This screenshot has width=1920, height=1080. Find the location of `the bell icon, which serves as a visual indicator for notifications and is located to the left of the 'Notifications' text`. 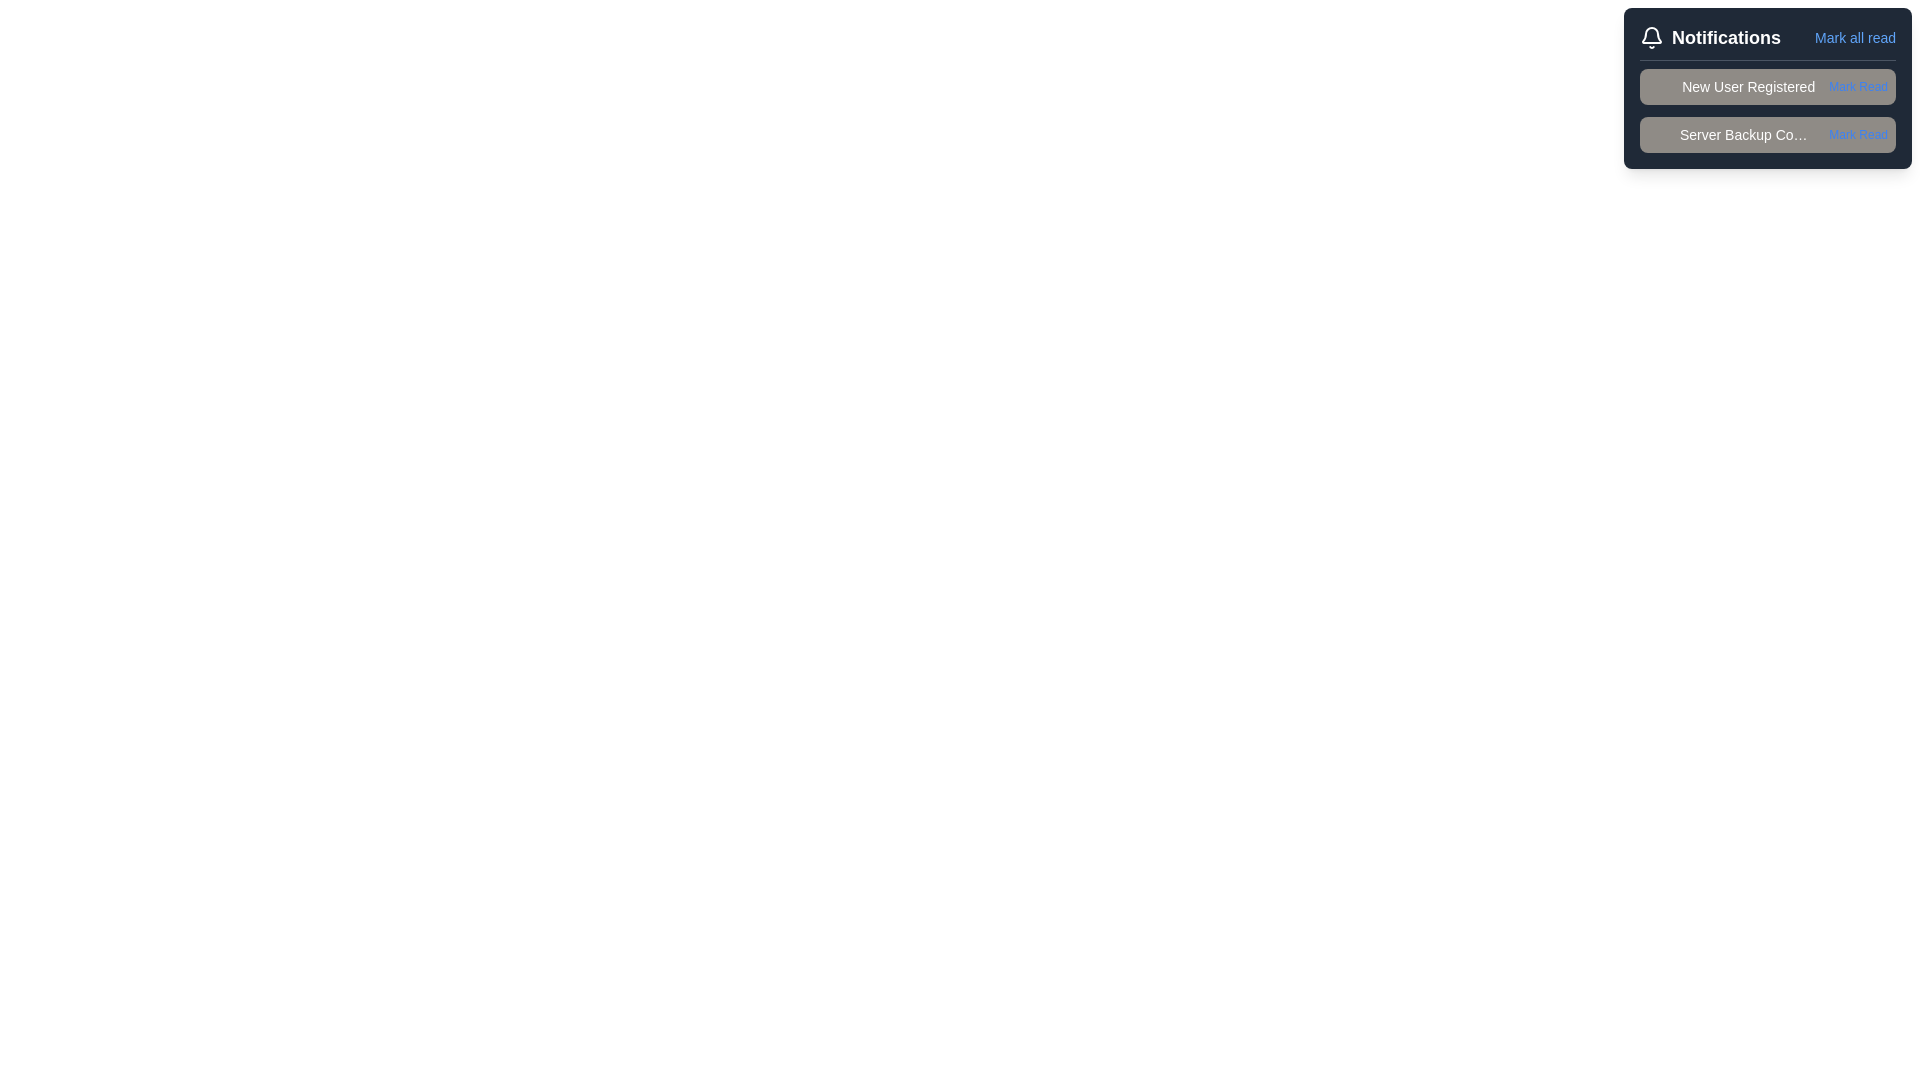

the bell icon, which serves as a visual indicator for notifications and is located to the left of the 'Notifications' text is located at coordinates (1651, 38).